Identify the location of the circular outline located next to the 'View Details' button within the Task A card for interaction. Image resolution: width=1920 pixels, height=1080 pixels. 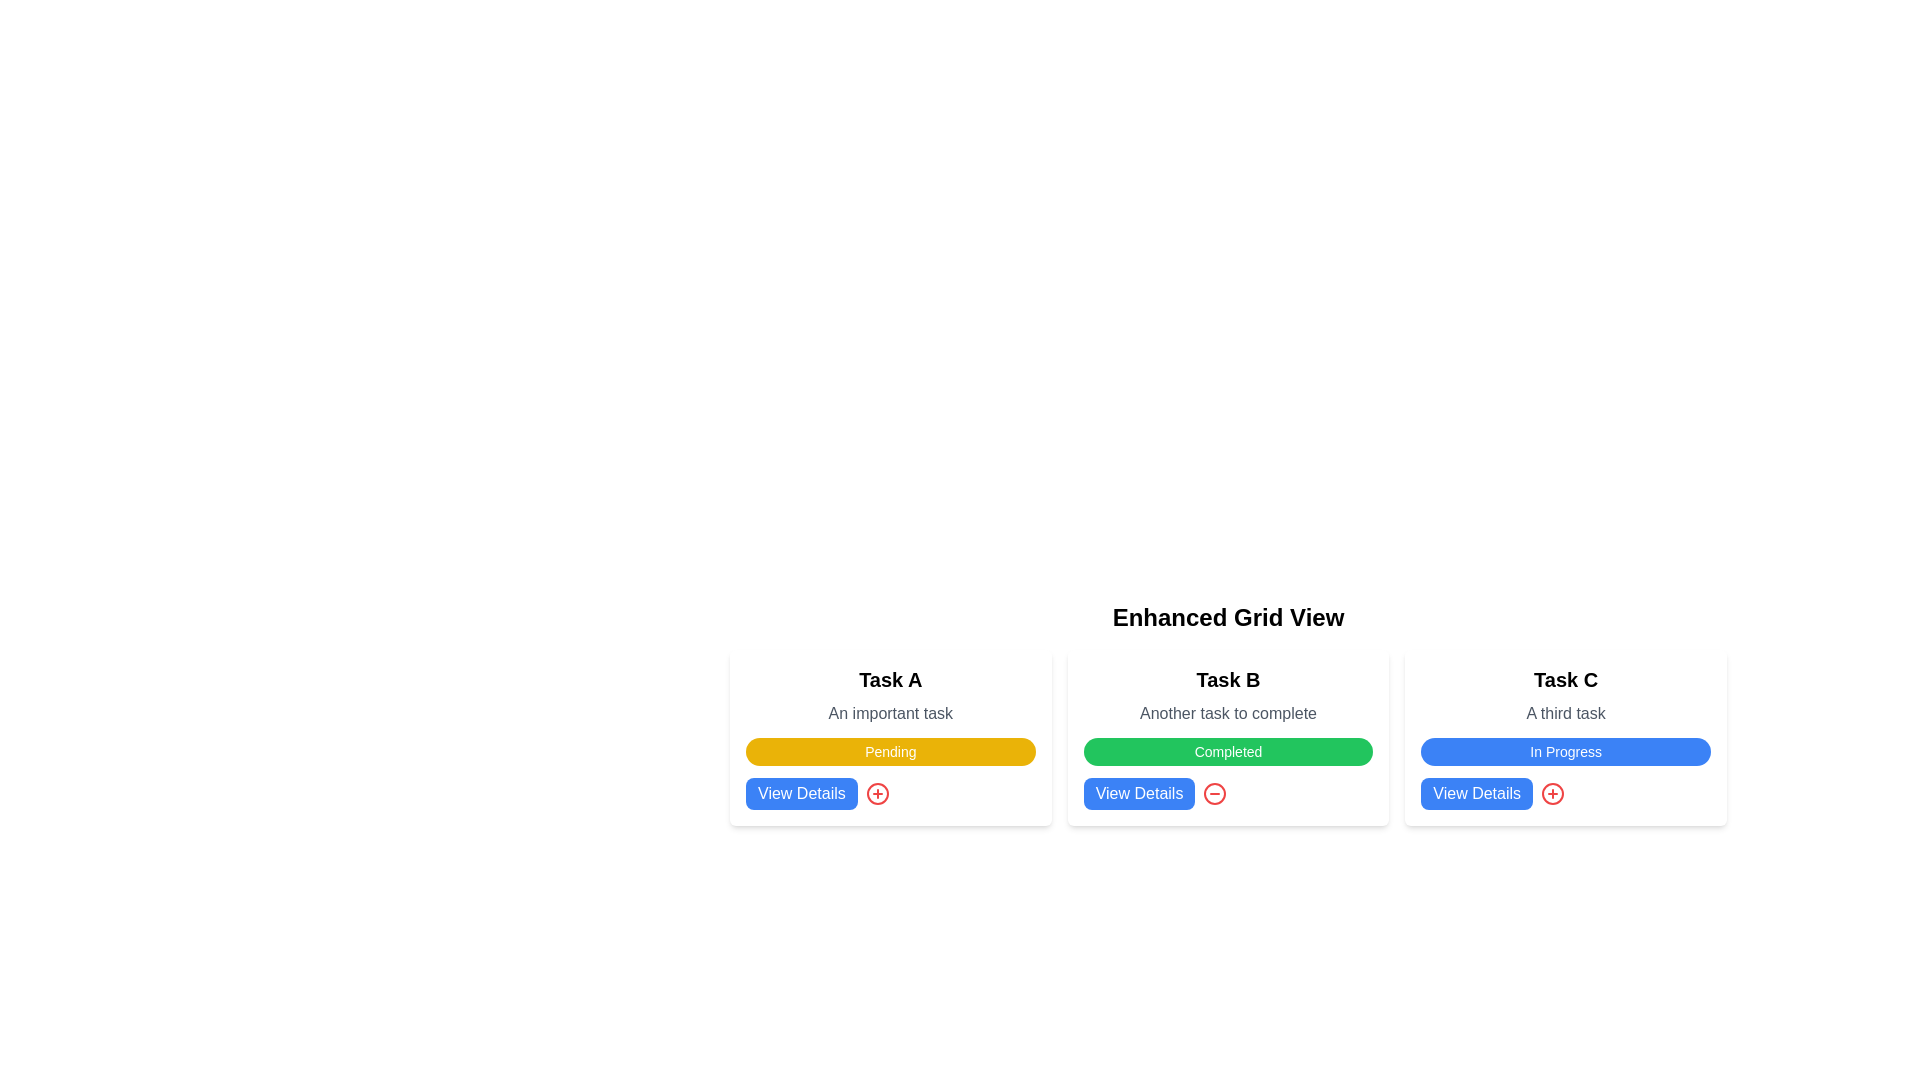
(877, 793).